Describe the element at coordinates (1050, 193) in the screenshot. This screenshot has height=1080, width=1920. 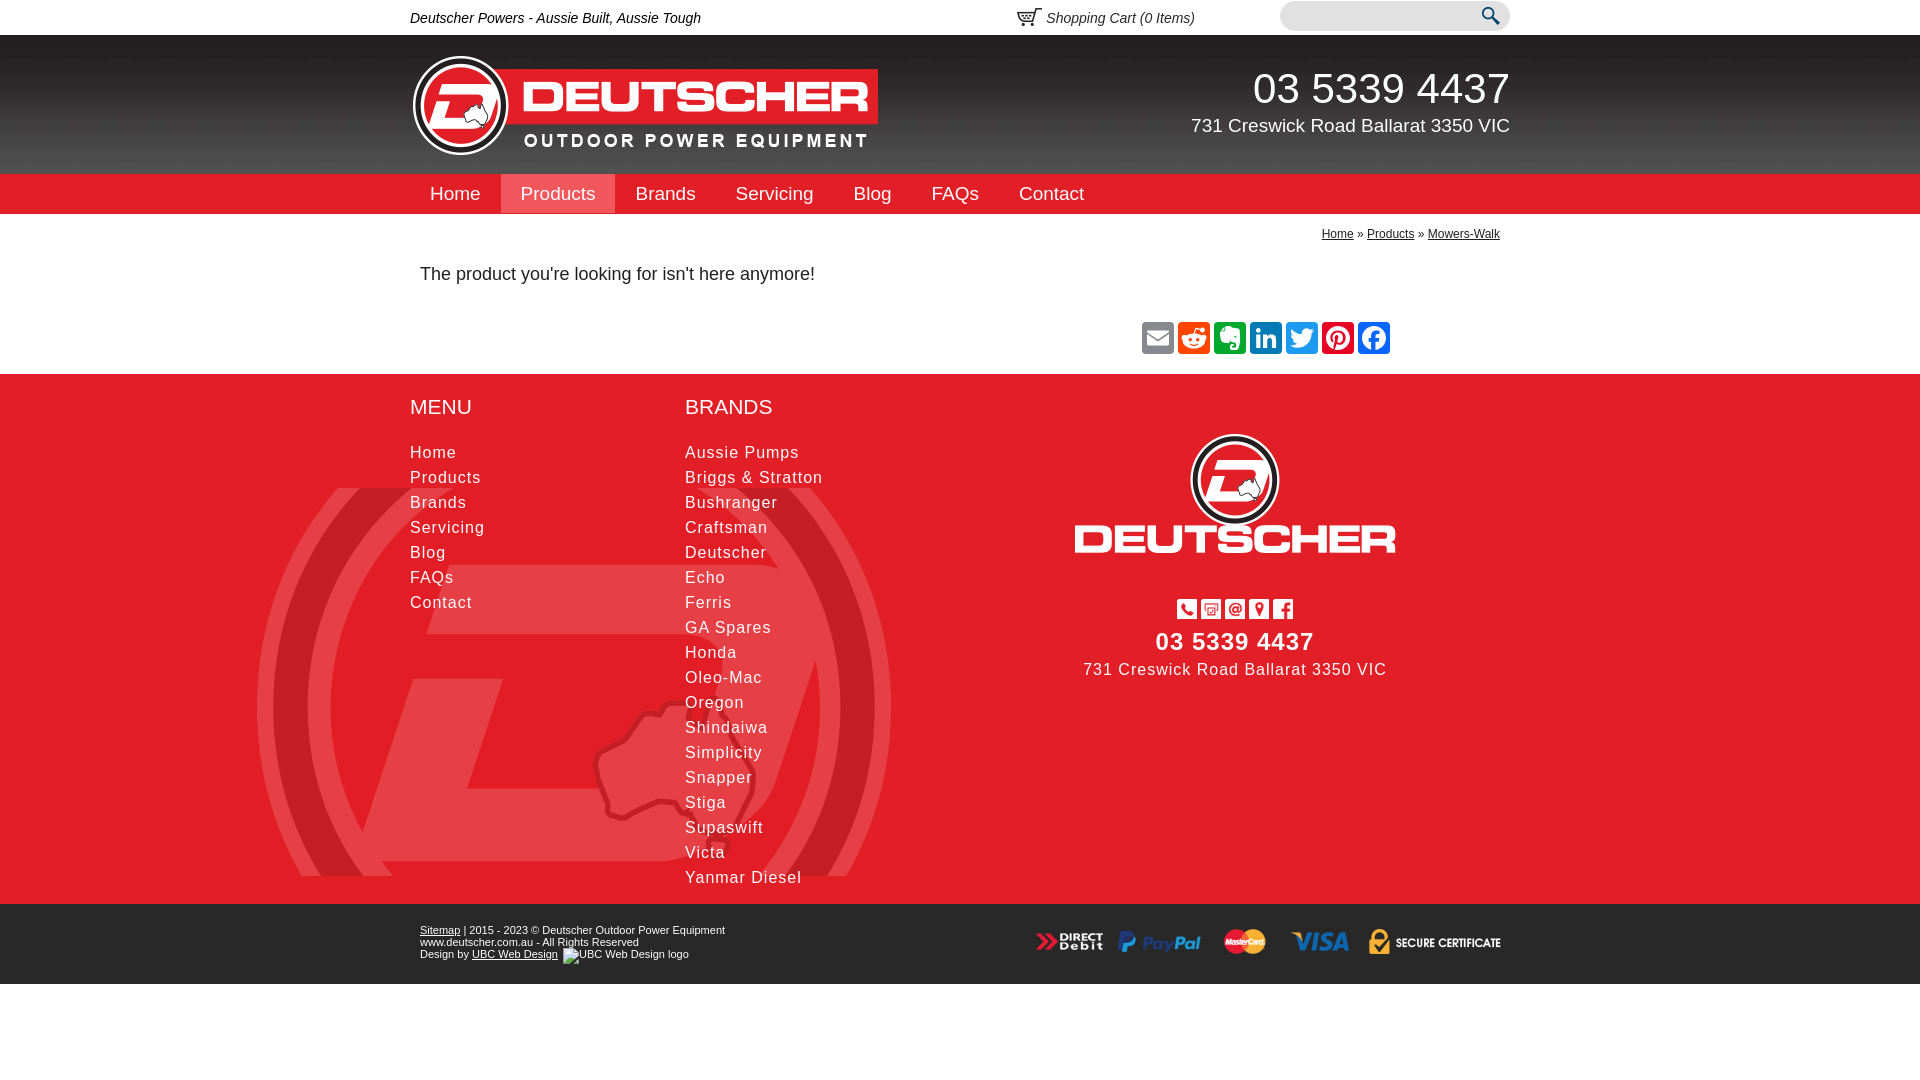
I see `'Contact'` at that location.